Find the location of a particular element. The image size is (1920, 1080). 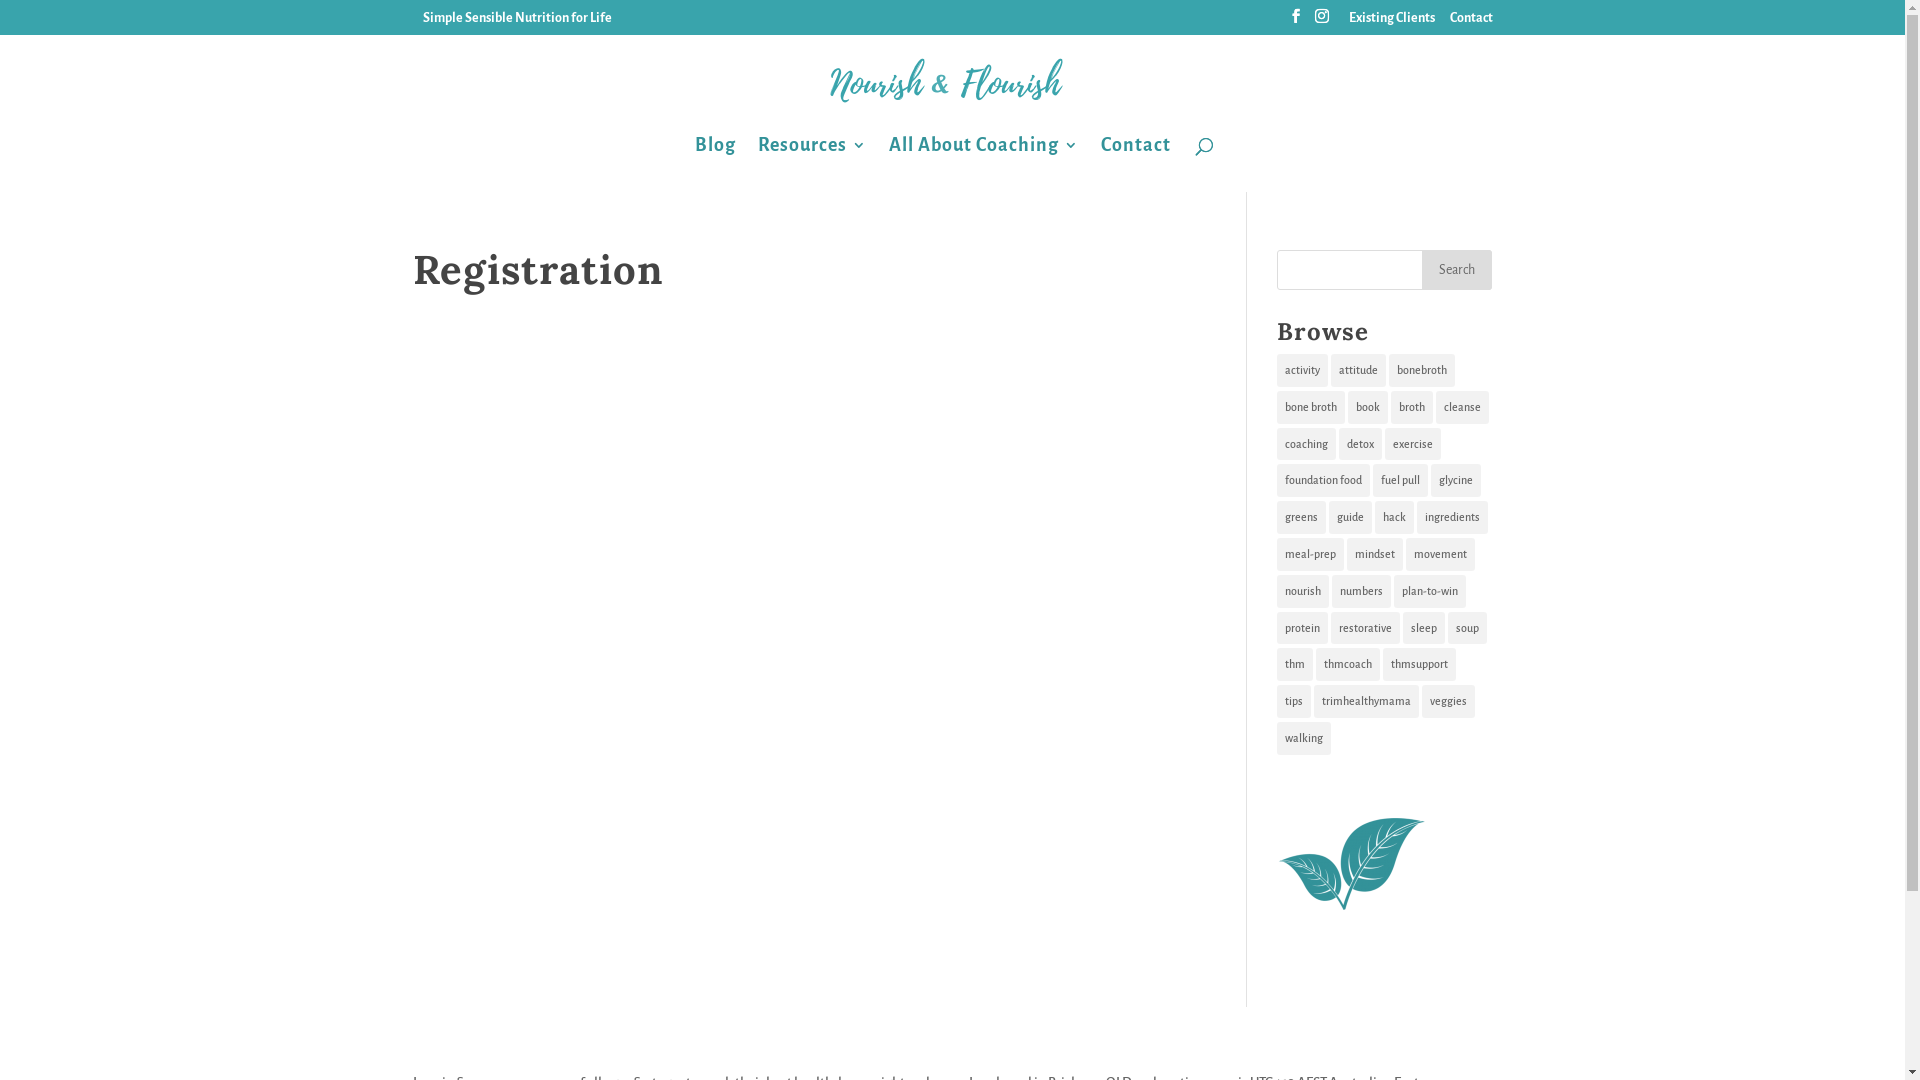

'cleanse' is located at coordinates (1462, 406).